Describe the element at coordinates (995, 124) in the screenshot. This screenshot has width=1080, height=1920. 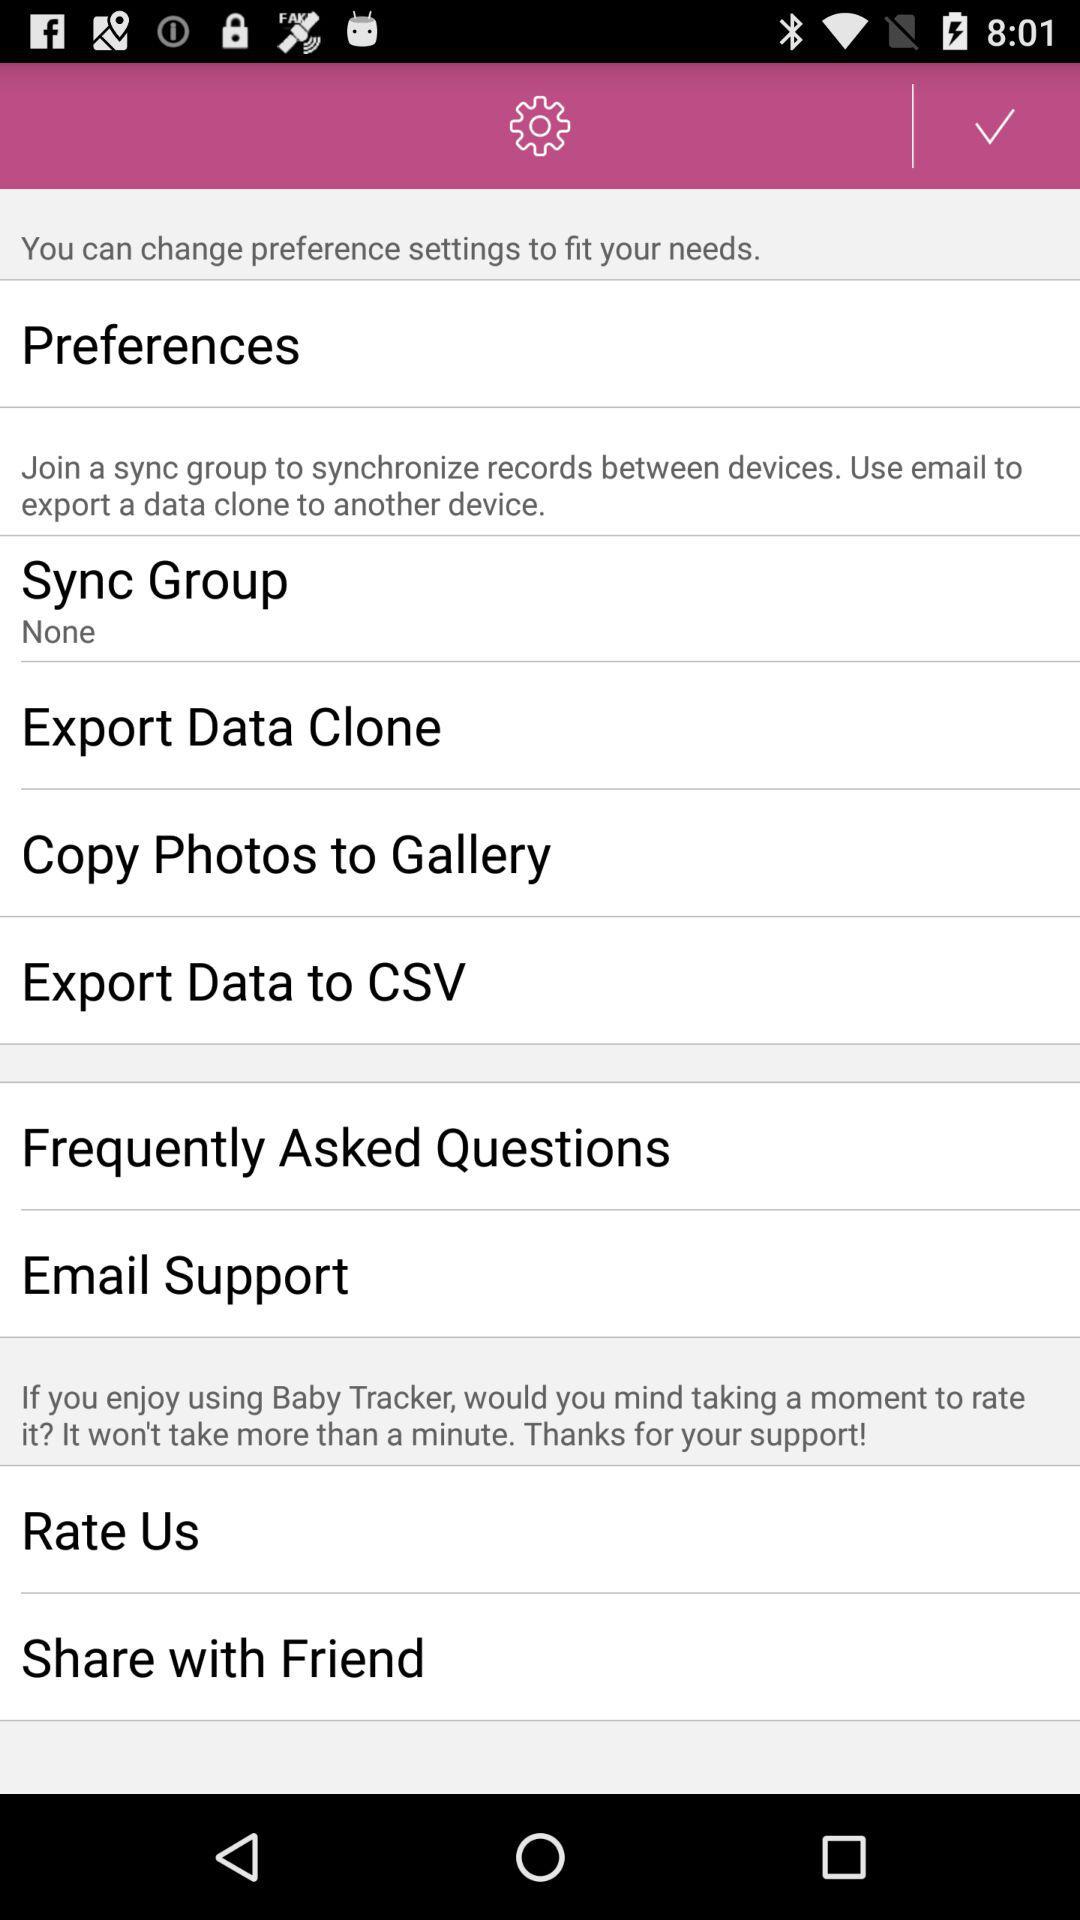
I see `the item at the top right corner` at that location.